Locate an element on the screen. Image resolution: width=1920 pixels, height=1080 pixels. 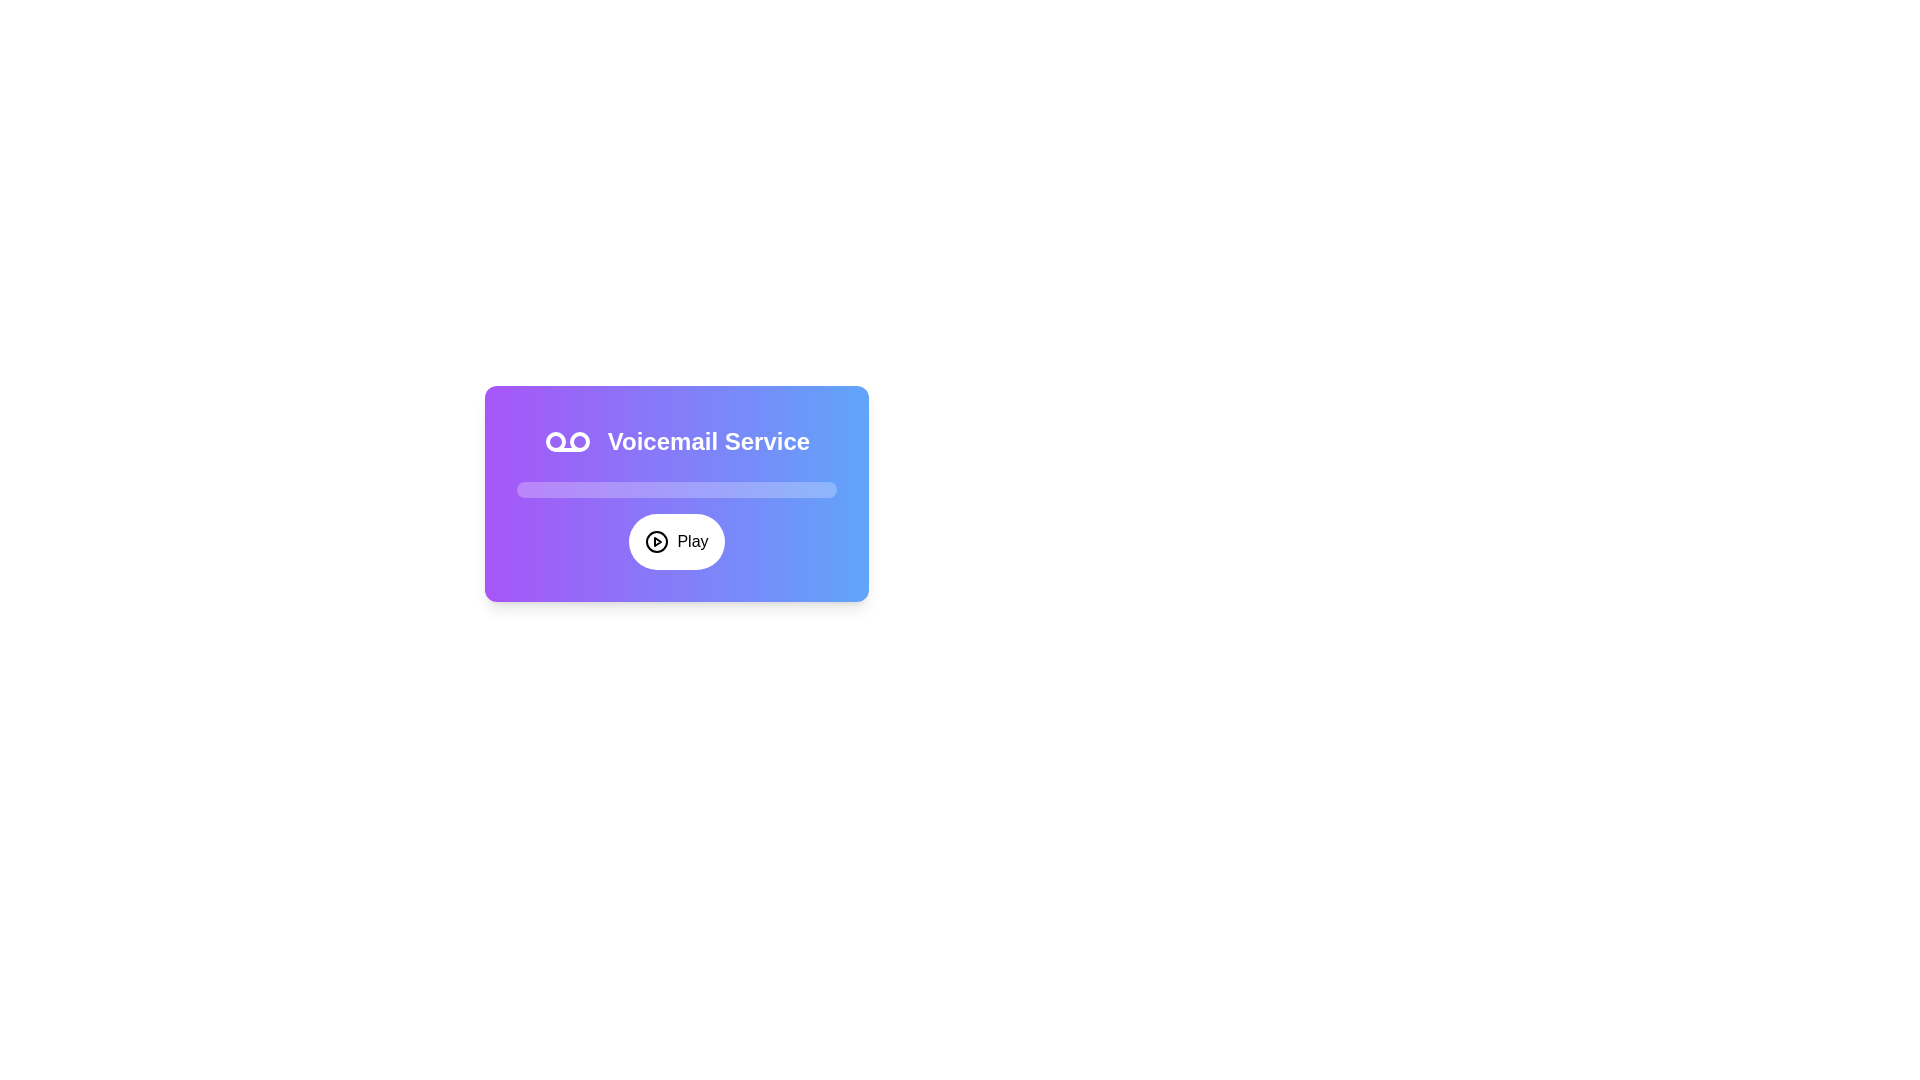
the decorative circle graphic element that serves as the outer boundary for the play button located below the 'Voicemail Service' text is located at coordinates (657, 542).